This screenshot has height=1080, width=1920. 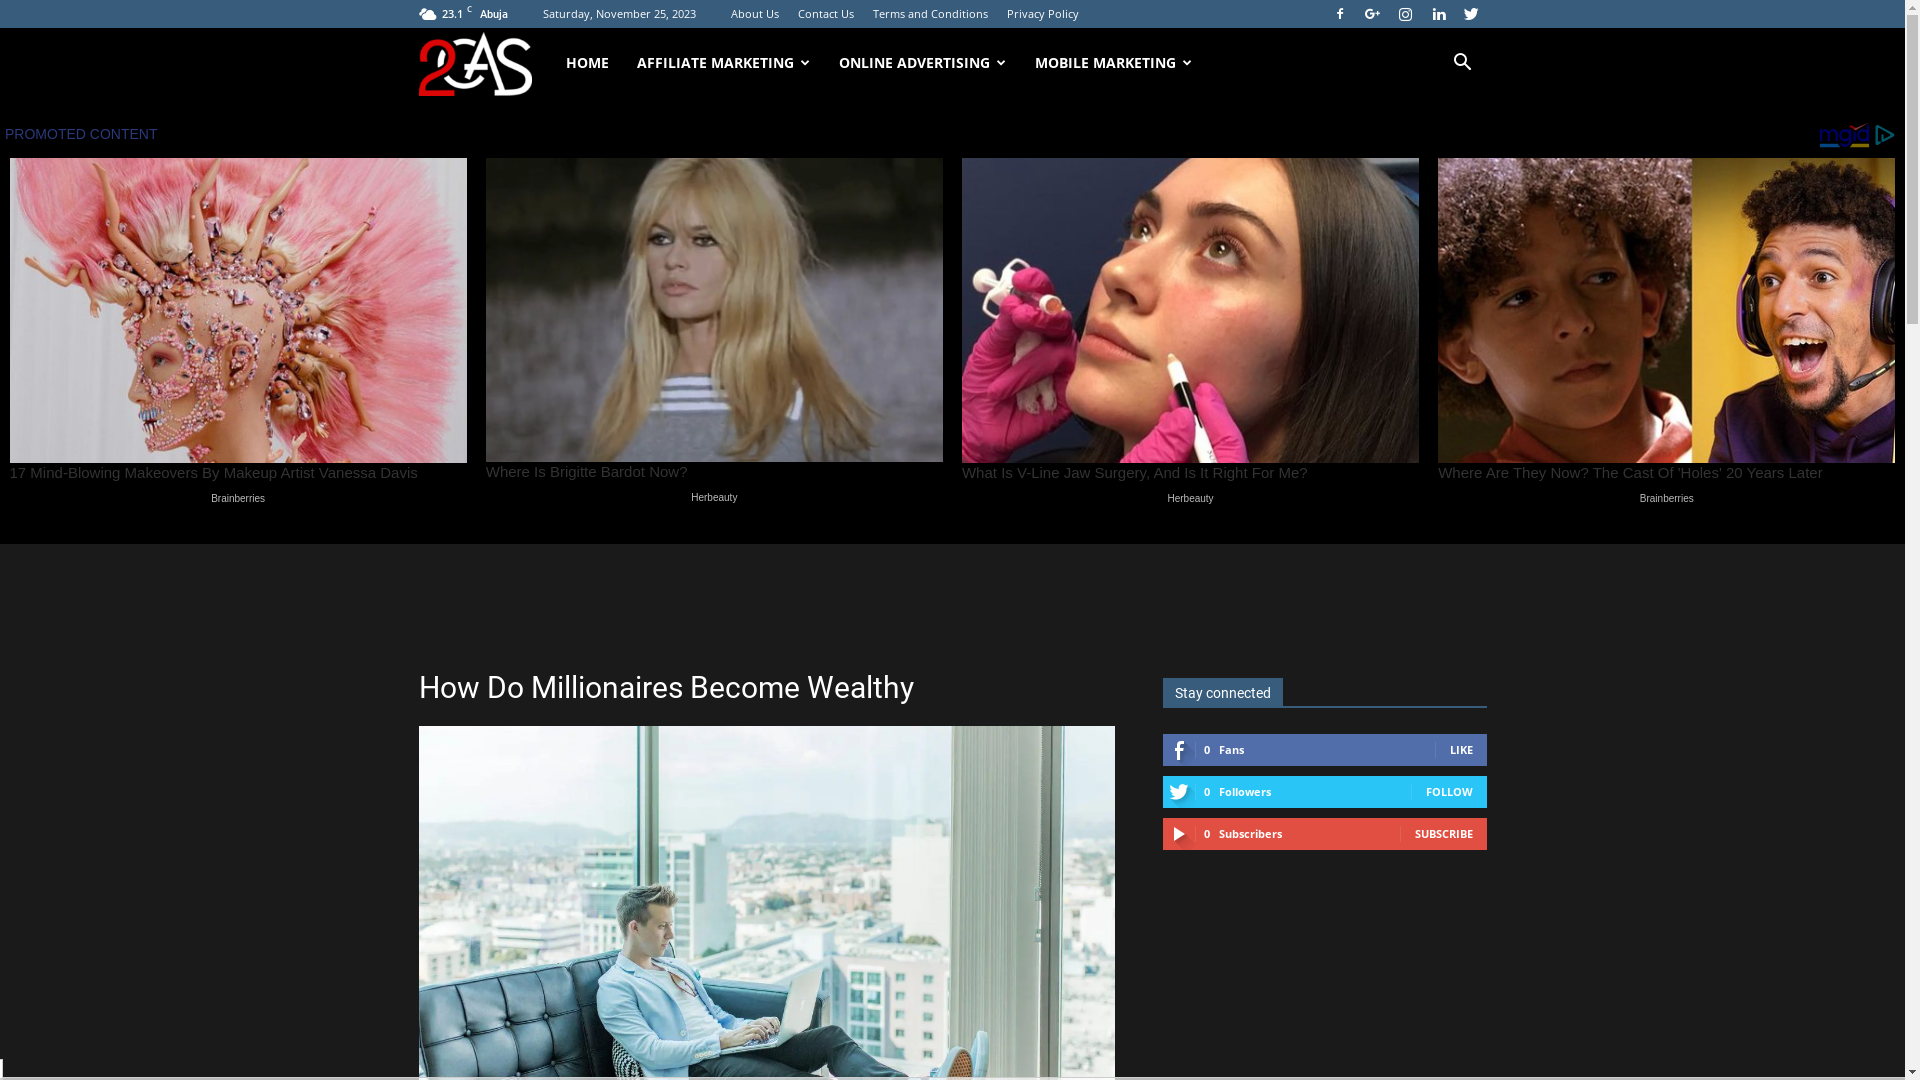 I want to click on 'FOLLOW', so click(x=1449, y=790).